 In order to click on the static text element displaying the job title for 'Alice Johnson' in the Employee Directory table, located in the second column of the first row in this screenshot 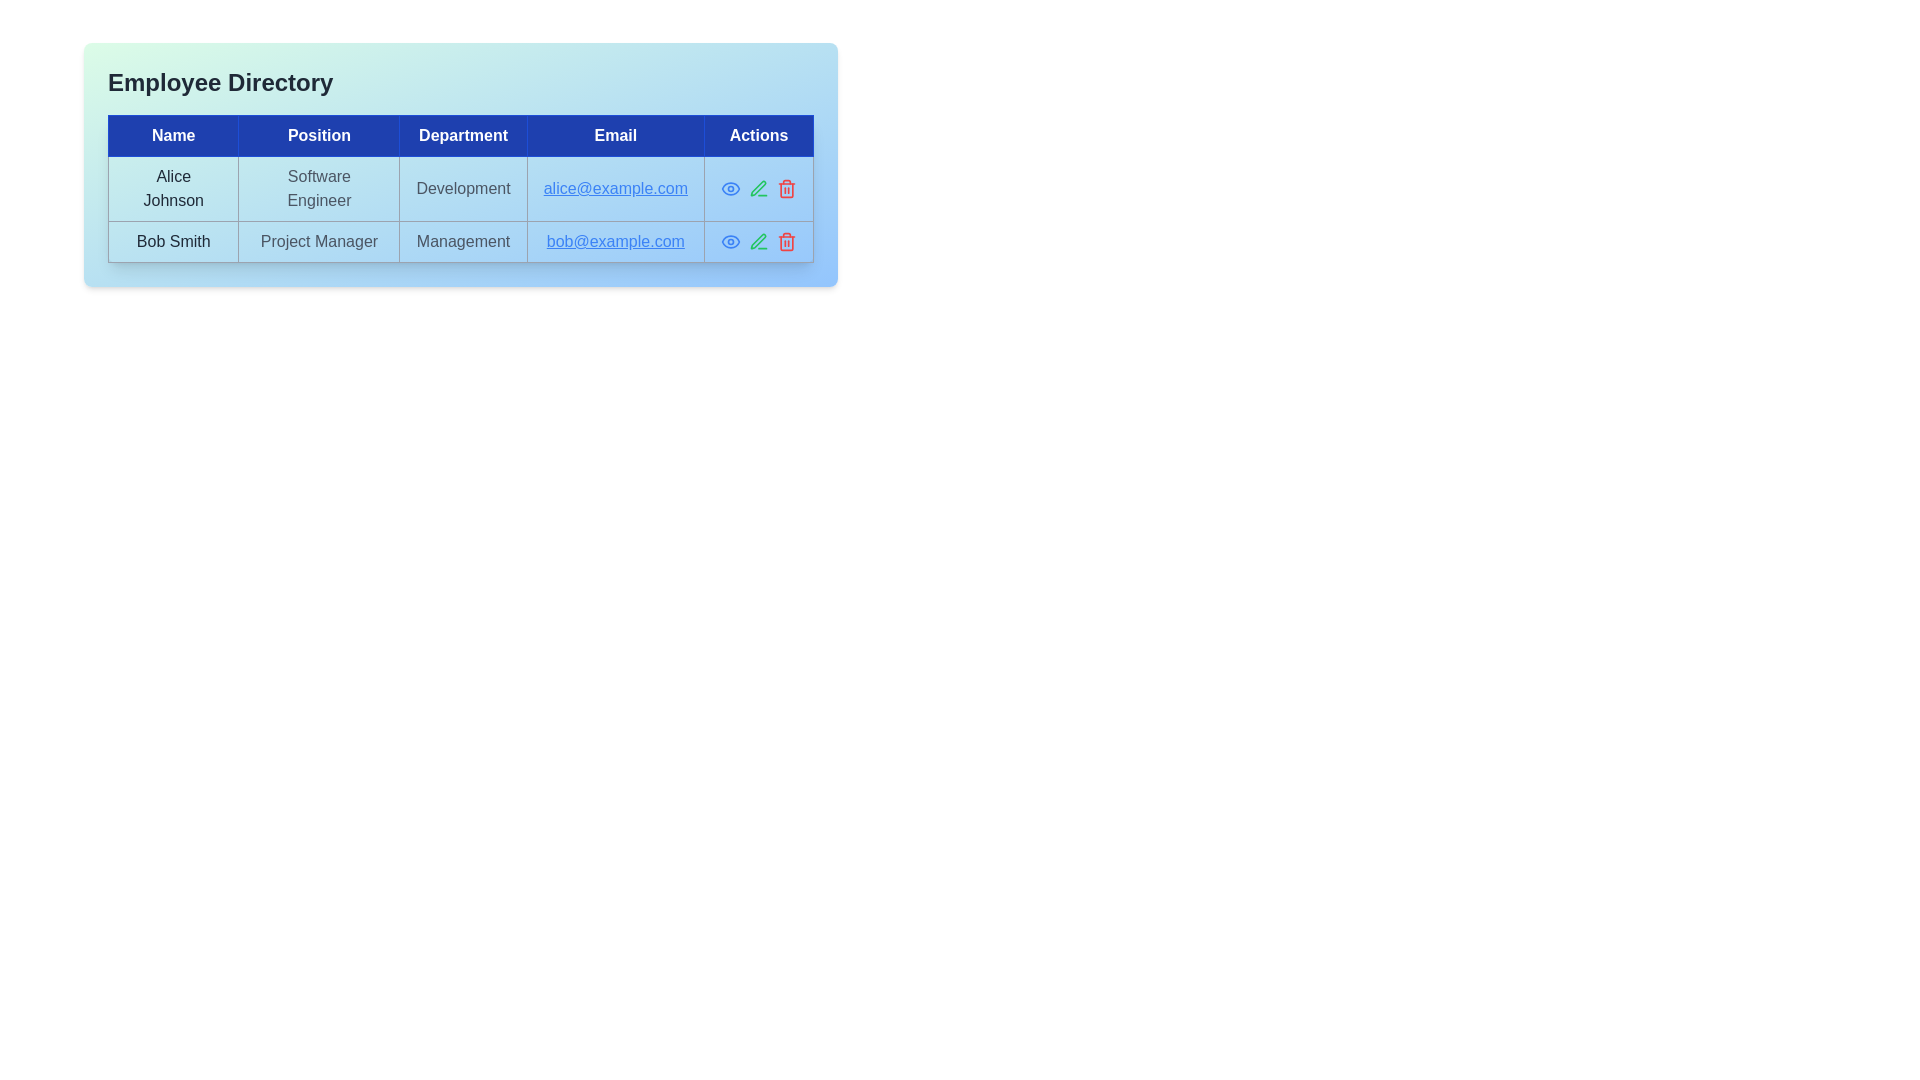, I will do `click(318, 189)`.